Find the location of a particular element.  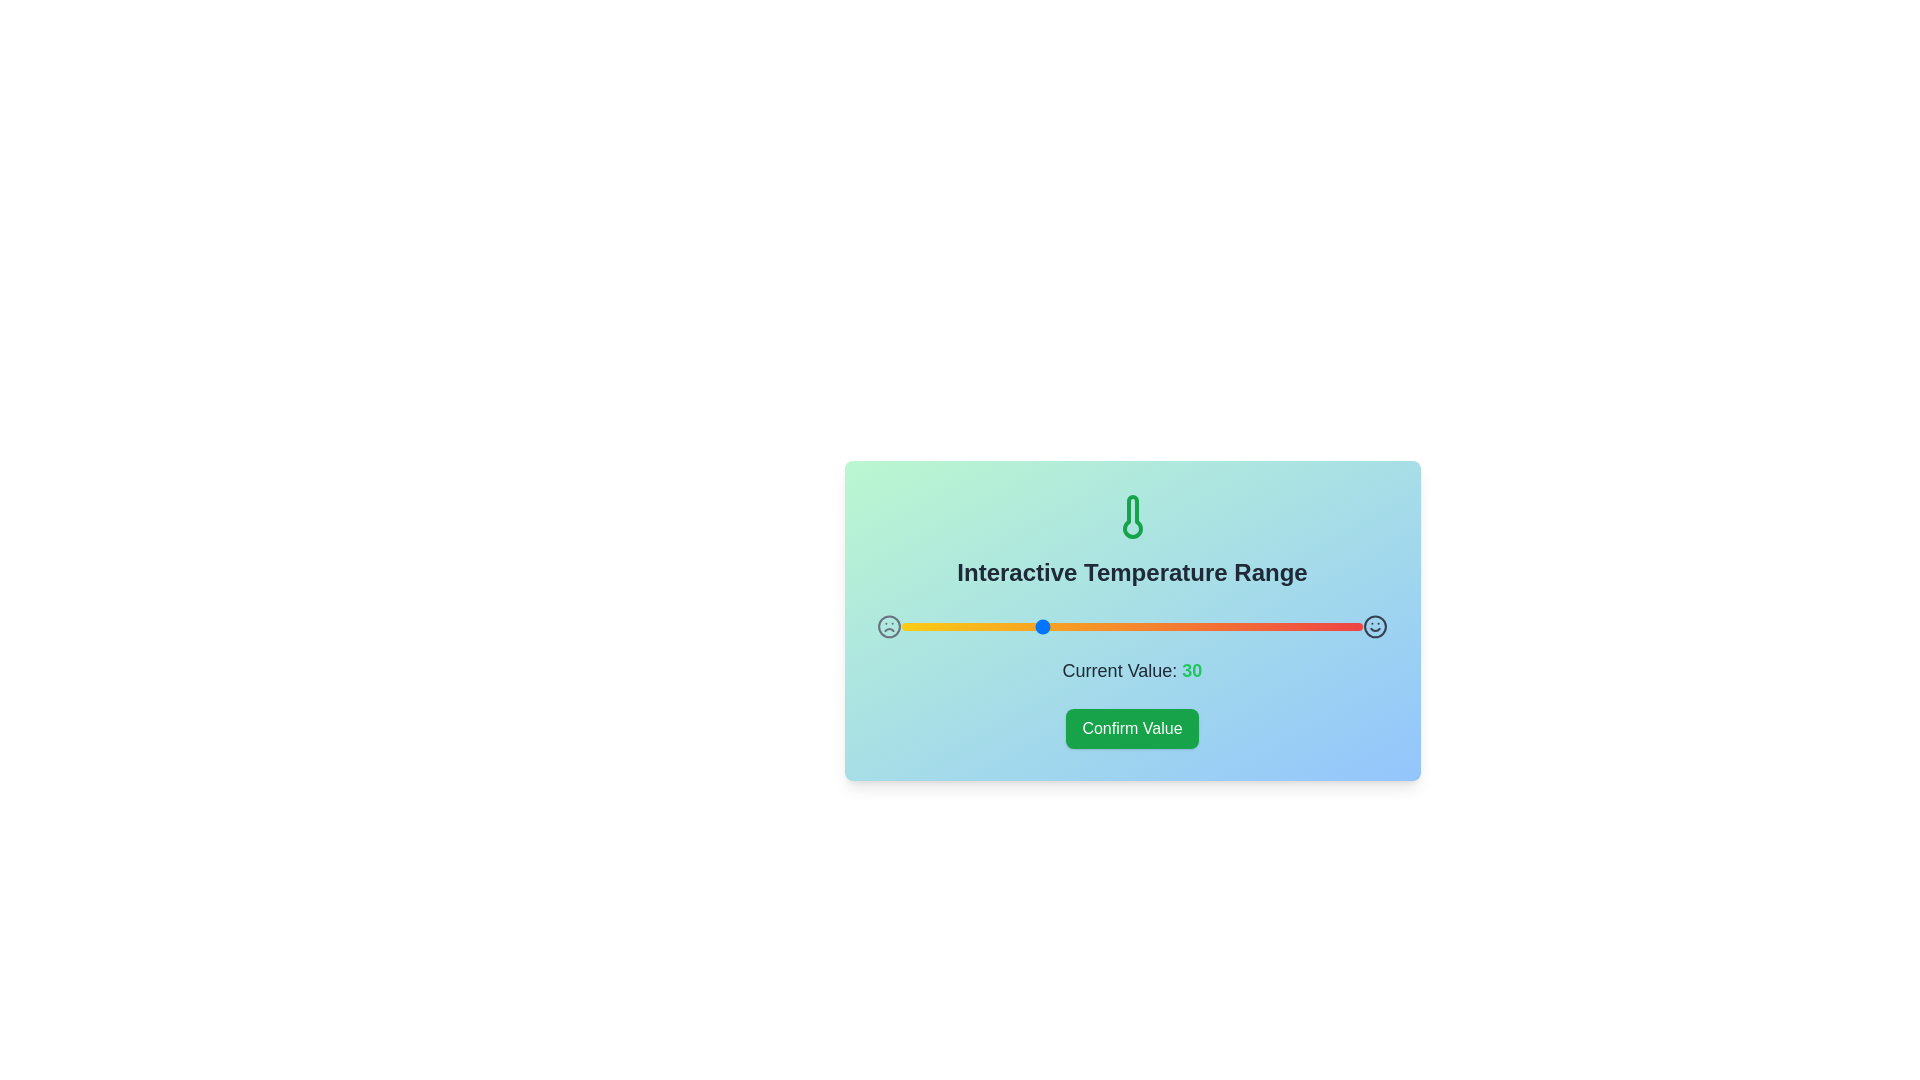

the range slider to set the value to 38 is located at coordinates (1076, 626).